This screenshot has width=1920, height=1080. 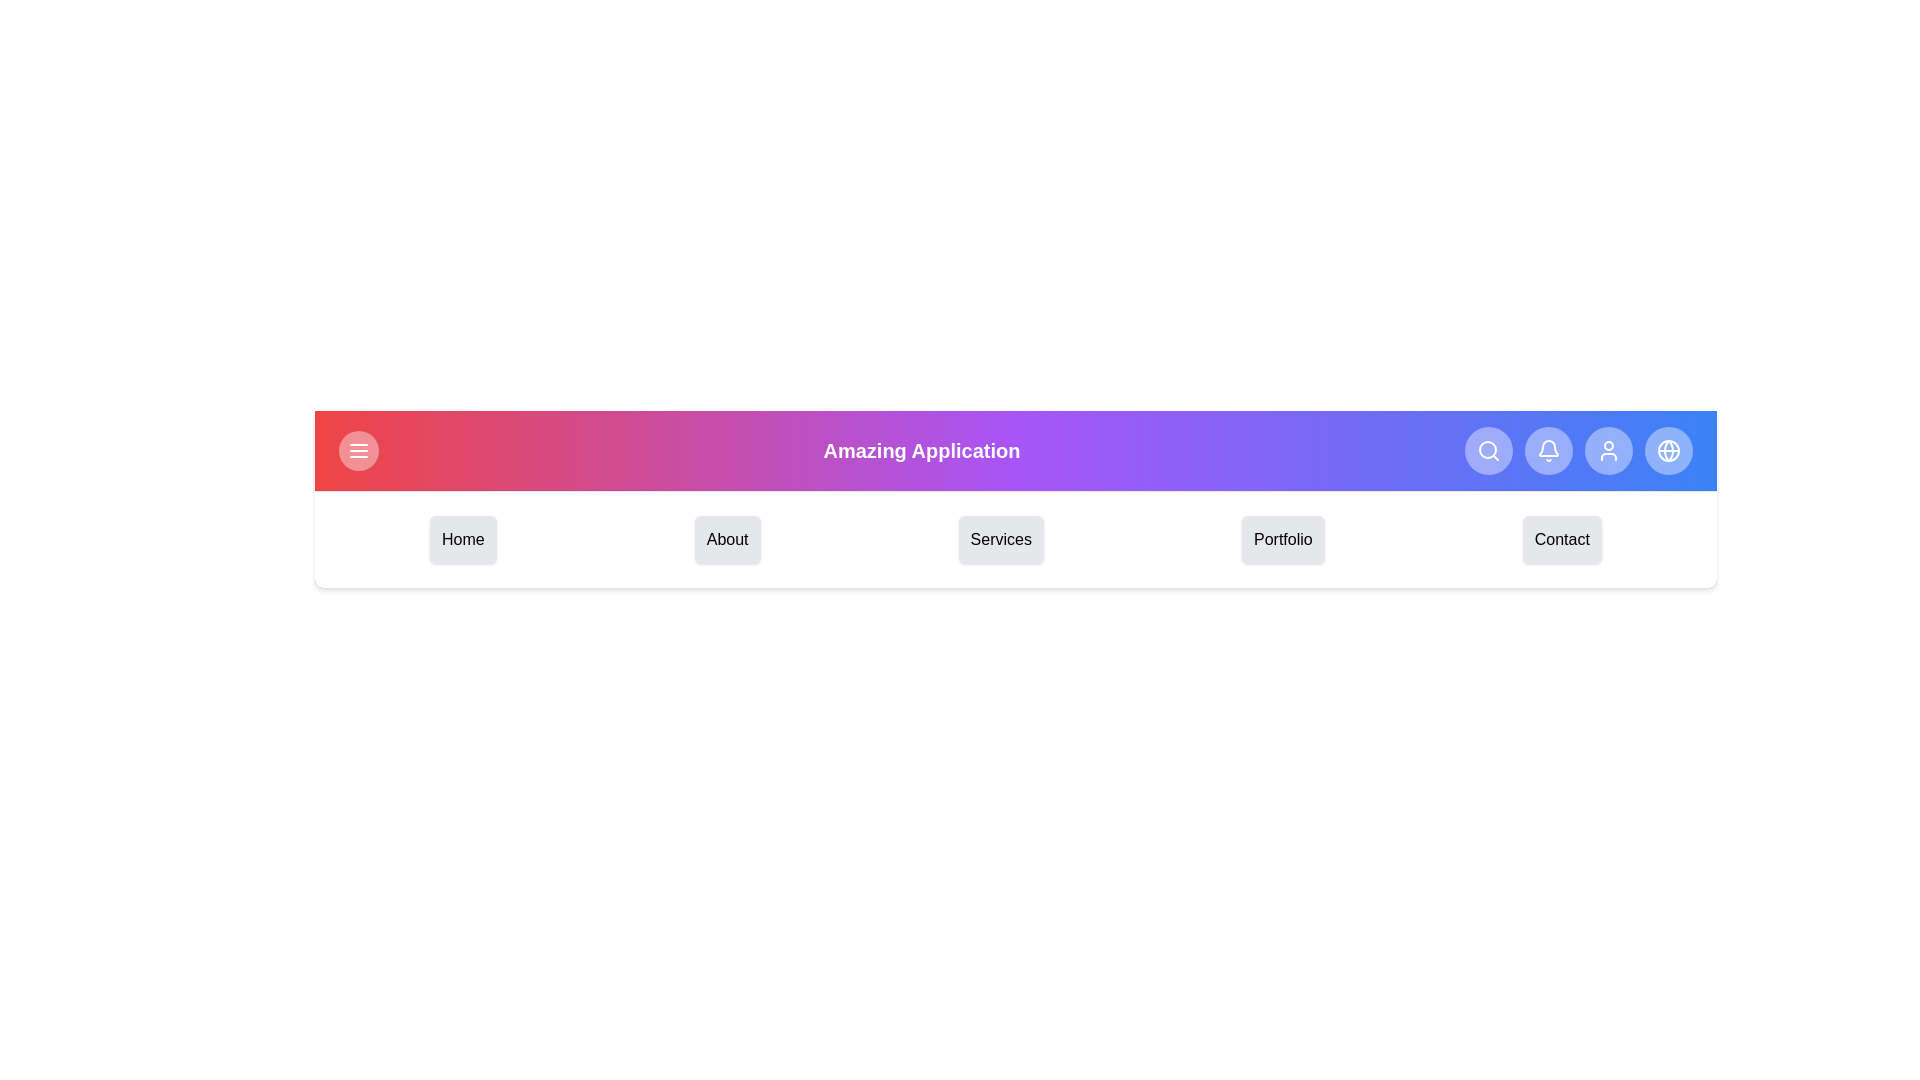 I want to click on the menu item Services from the navigation bar, so click(x=1001, y=540).